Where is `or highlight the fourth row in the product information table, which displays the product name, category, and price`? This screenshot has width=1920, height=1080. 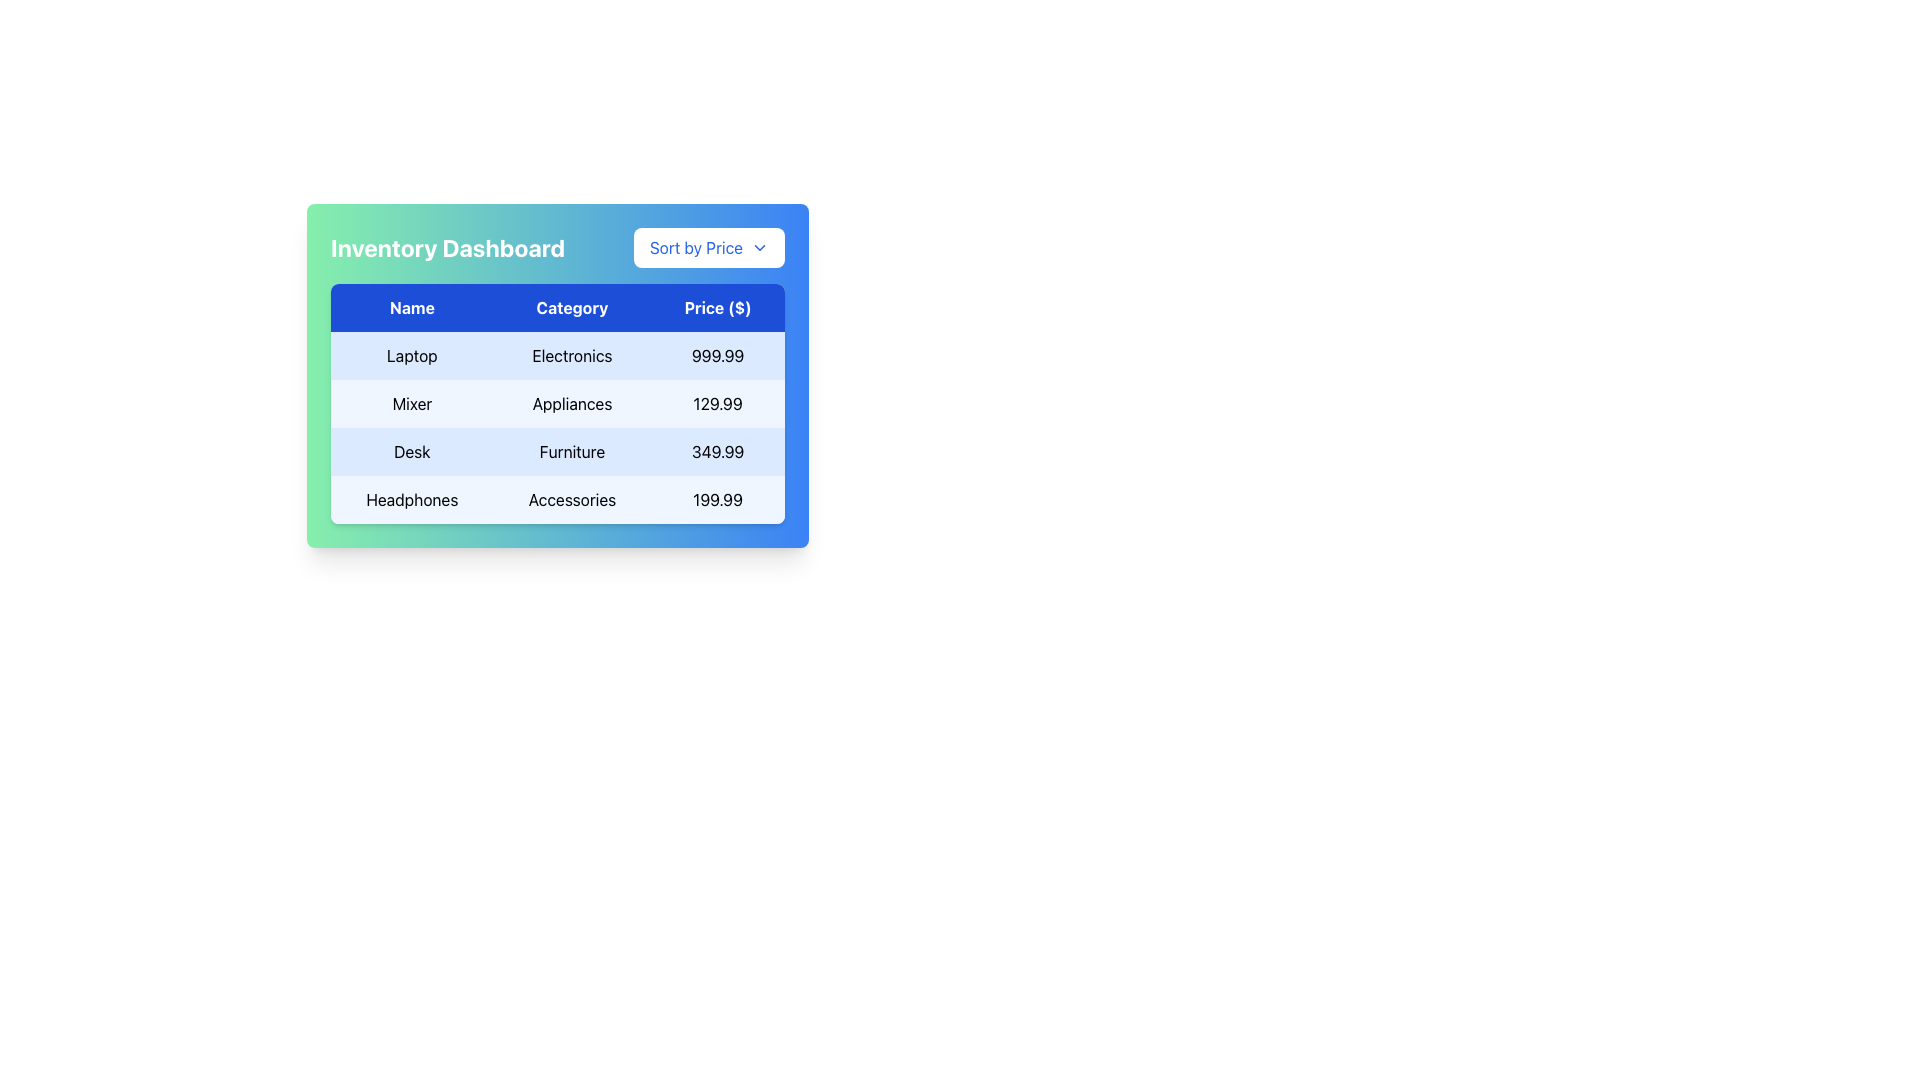 or highlight the fourth row in the product information table, which displays the product name, category, and price is located at coordinates (557, 499).